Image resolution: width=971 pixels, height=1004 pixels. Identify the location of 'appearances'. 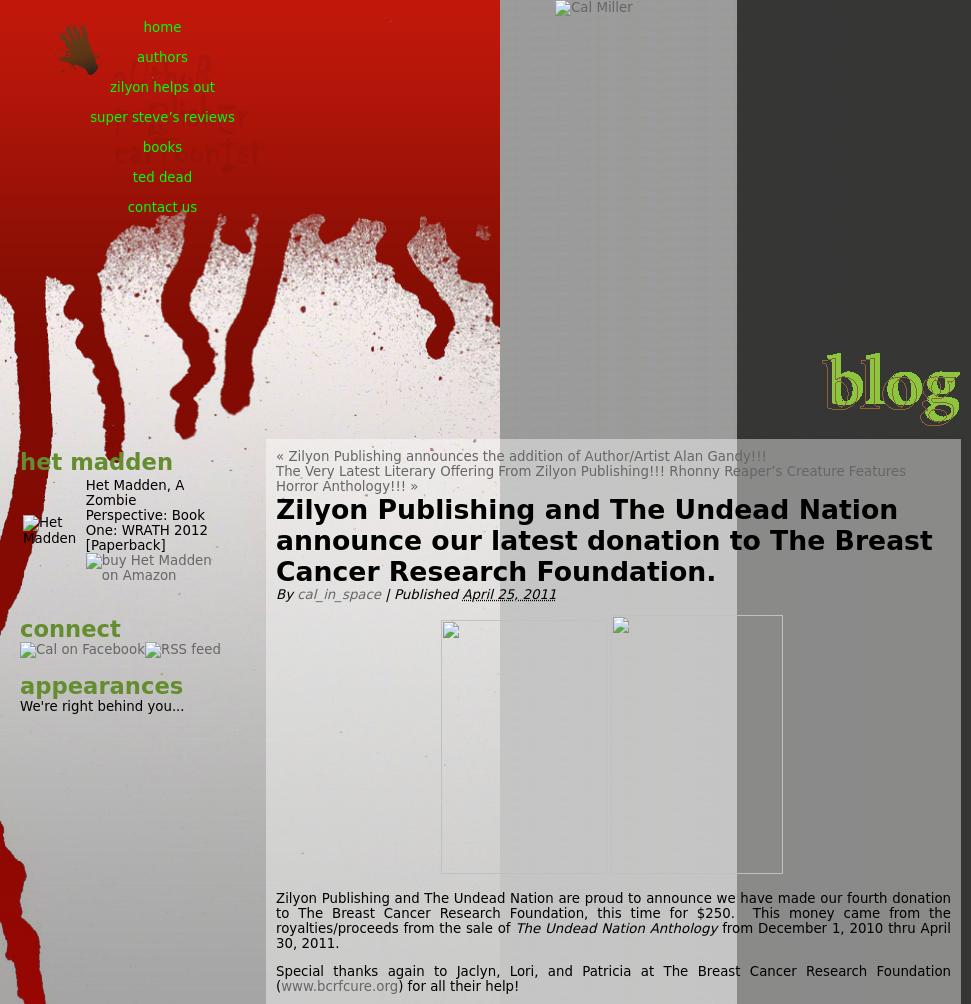
(100, 685).